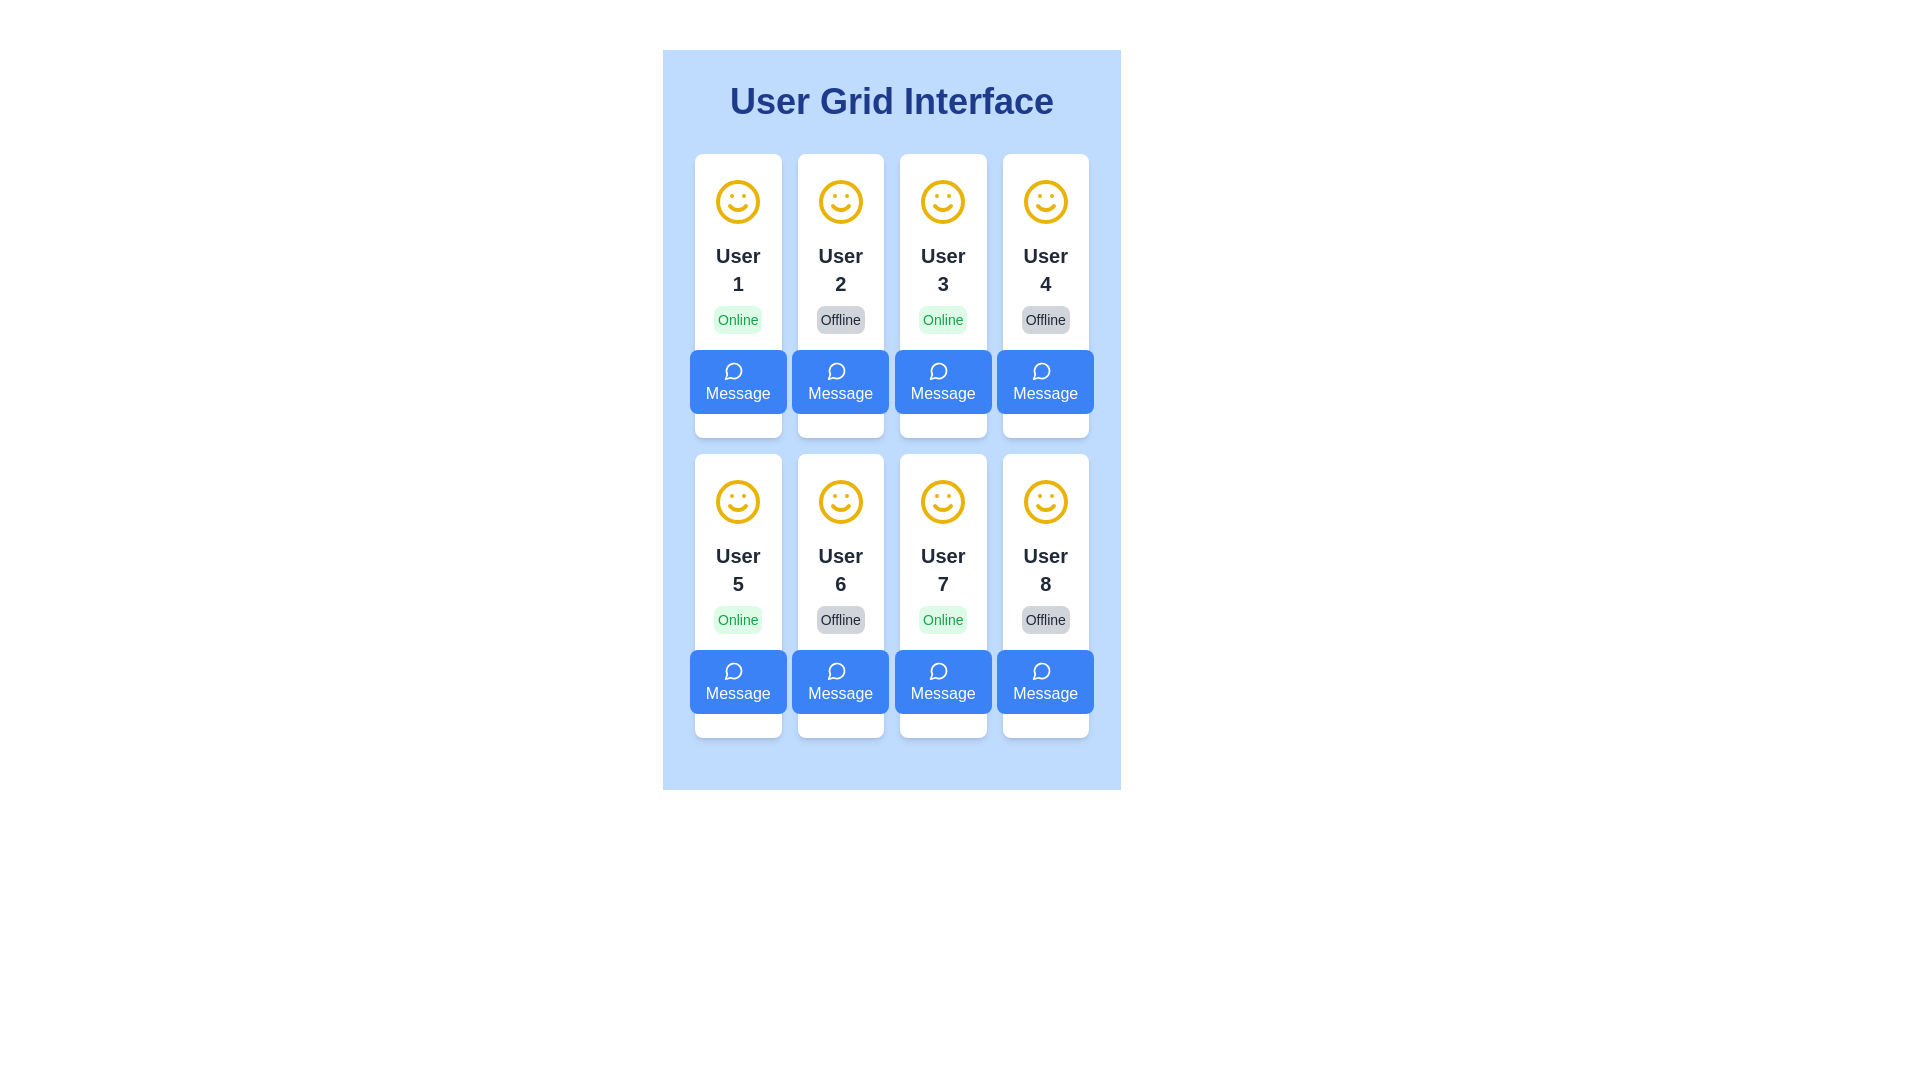 The height and width of the screenshot is (1080, 1920). Describe the element at coordinates (941, 381) in the screenshot. I see `the rectangular button with a blue background and white text reading 'Message' located in the card for 'User 3' to initiate the messaging interface` at that location.